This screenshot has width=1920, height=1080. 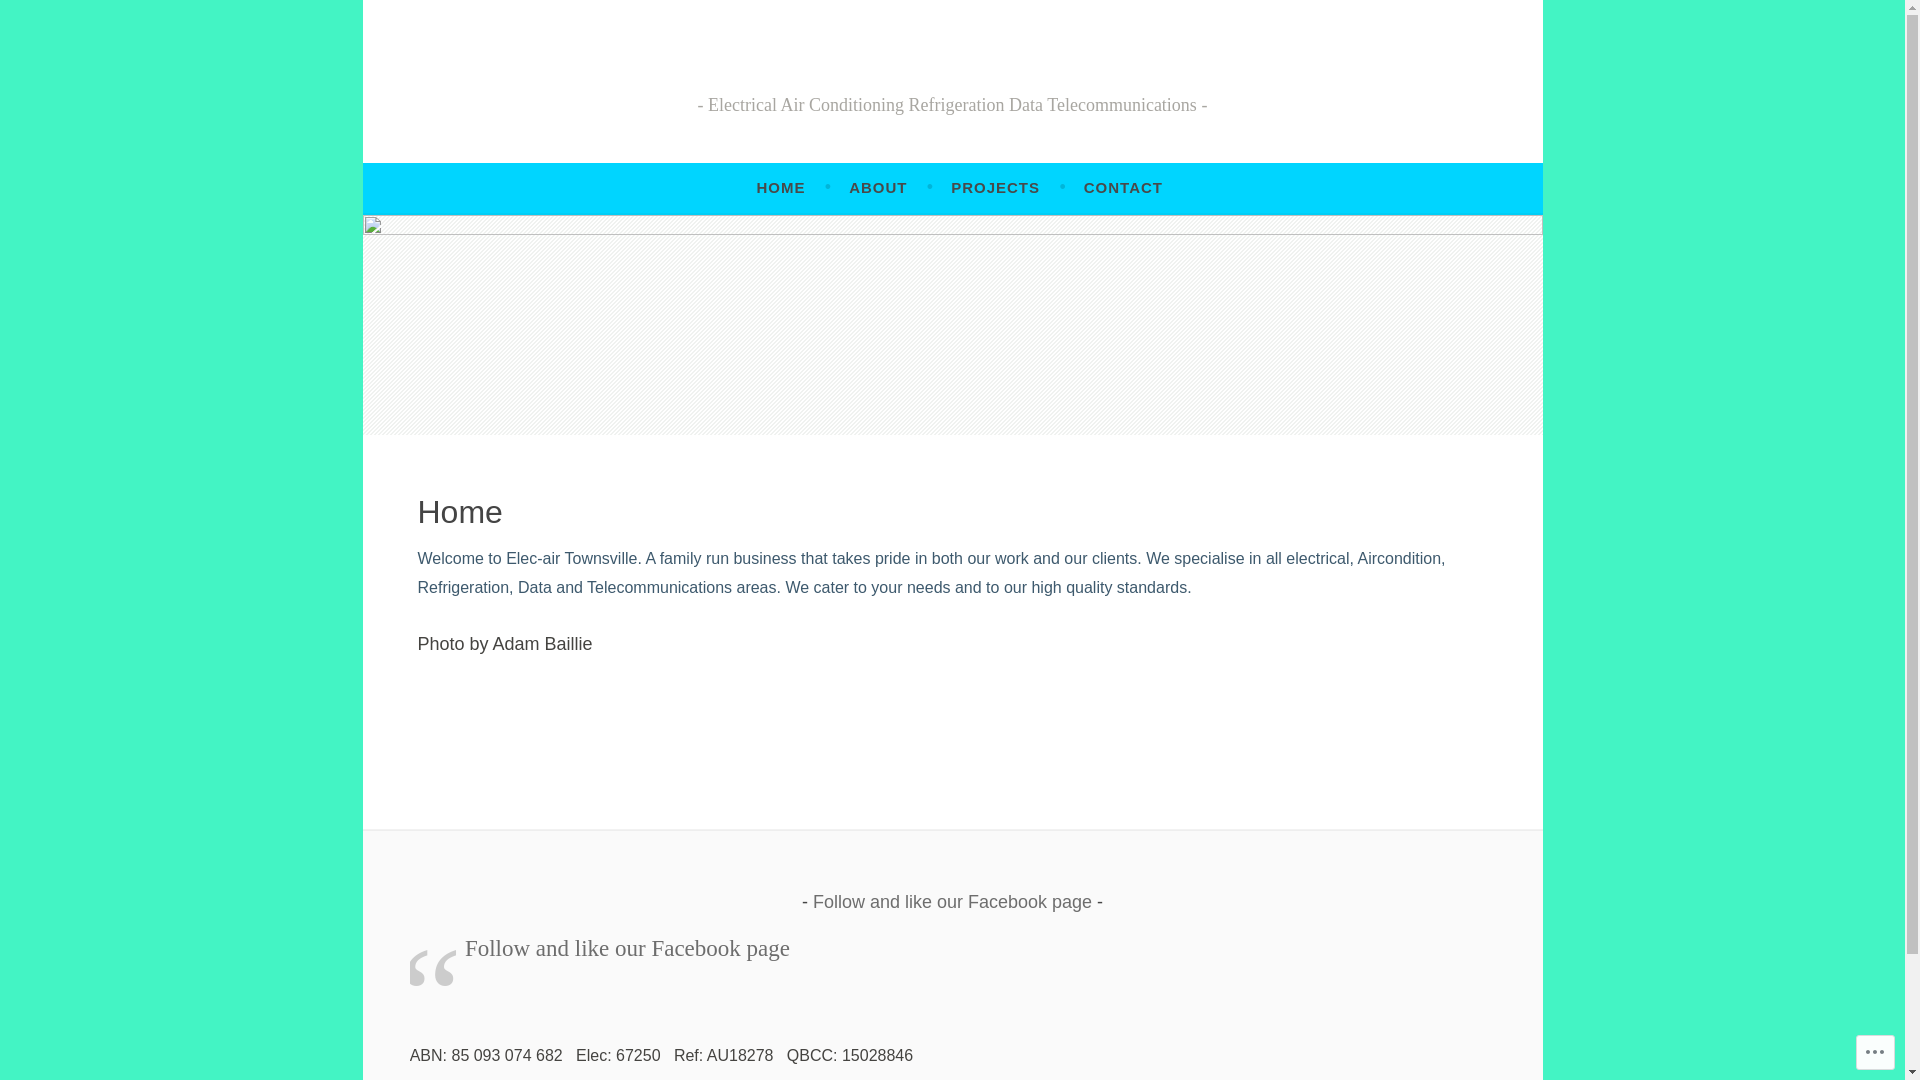 I want to click on 'PROJECTS', so click(x=995, y=188).